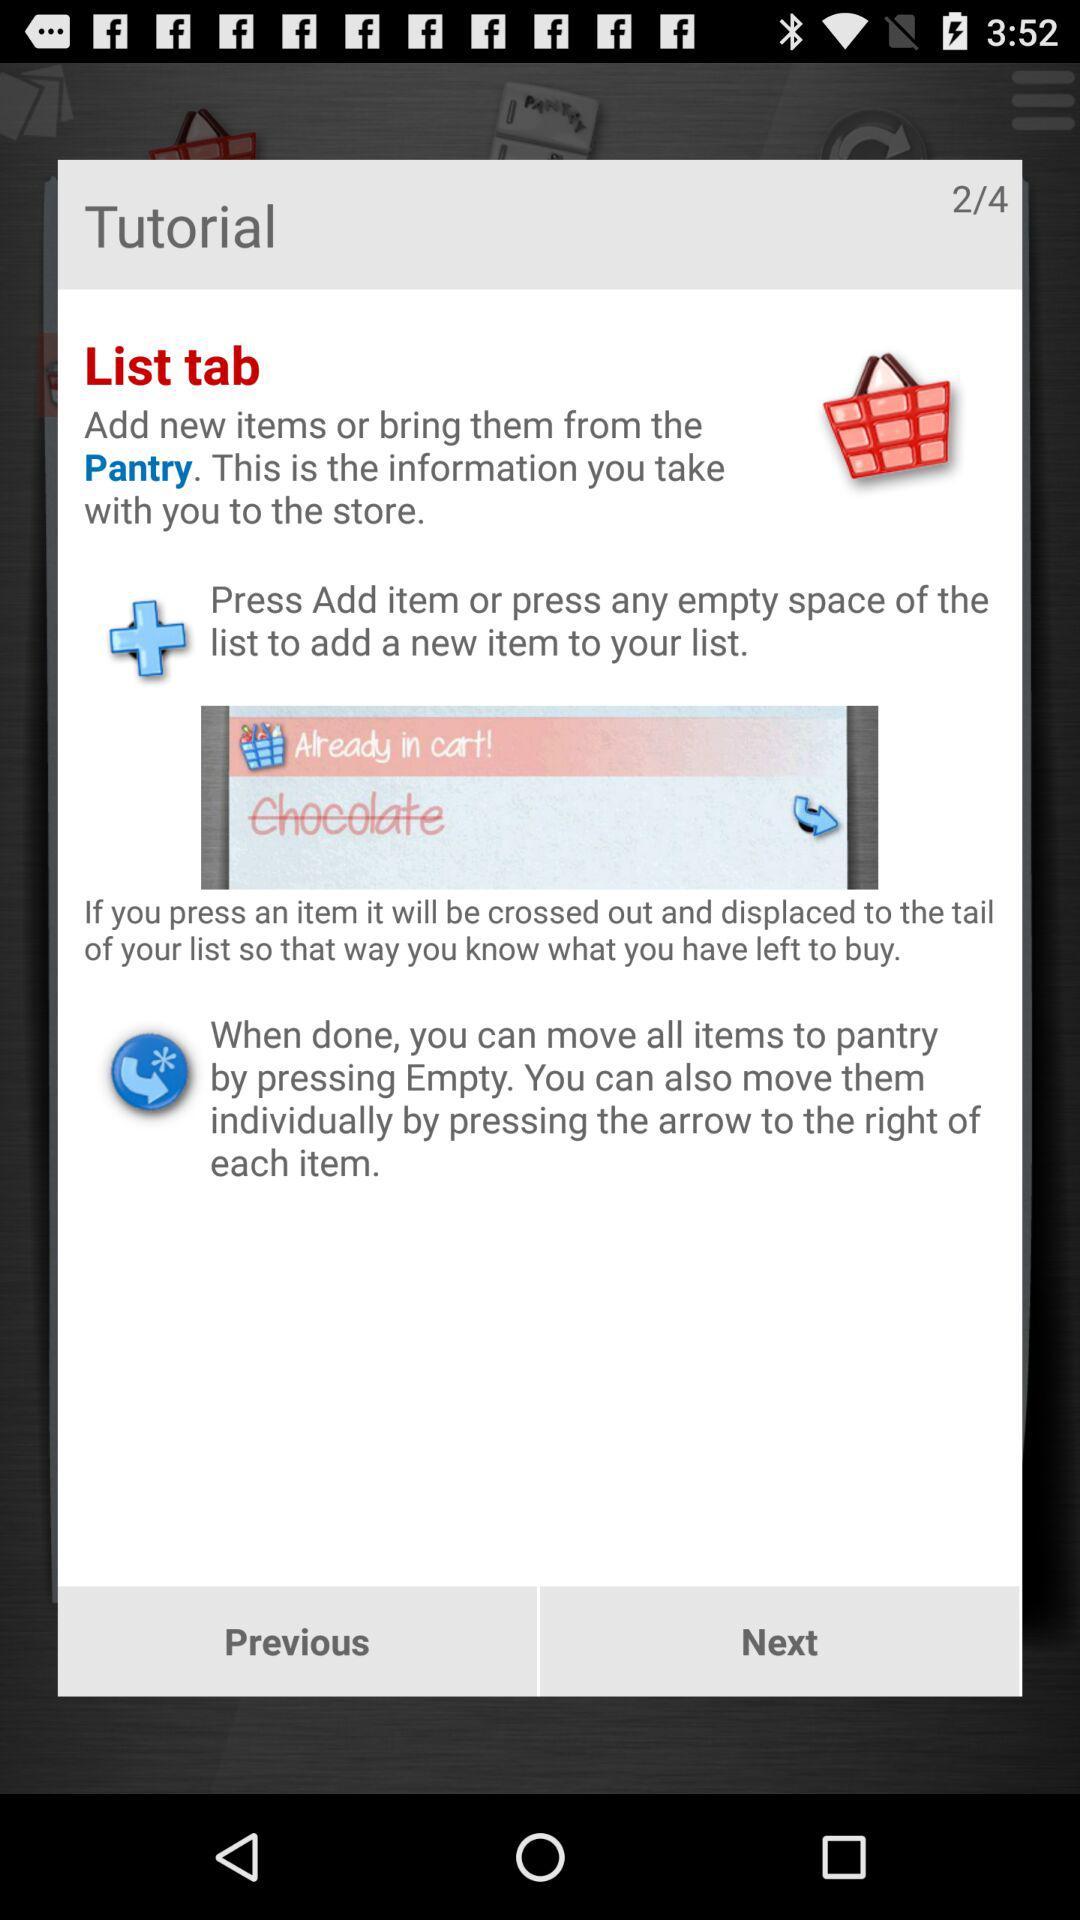  What do you see at coordinates (778, 1641) in the screenshot?
I see `button next to previous` at bounding box center [778, 1641].